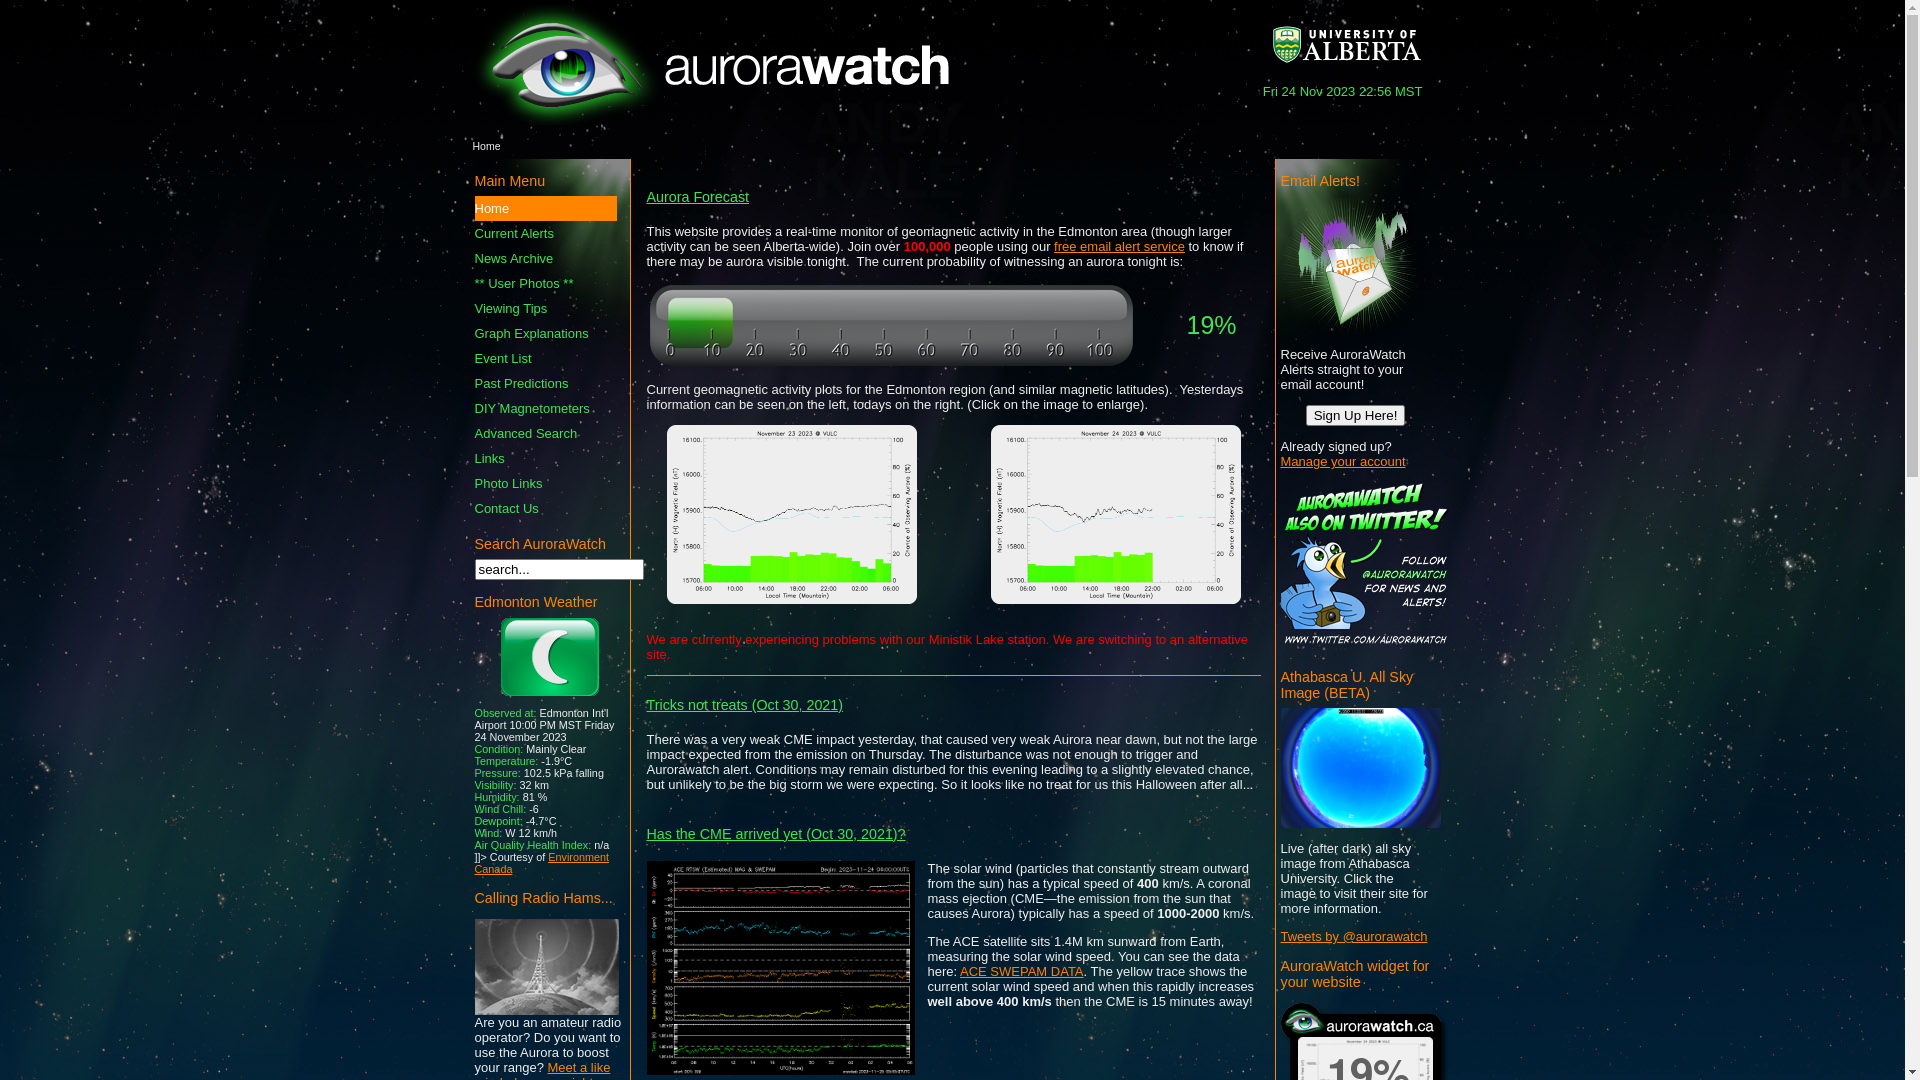 This screenshot has width=1920, height=1080. Describe the element at coordinates (1280, 936) in the screenshot. I see `'Tweets by @aurorawatch'` at that location.